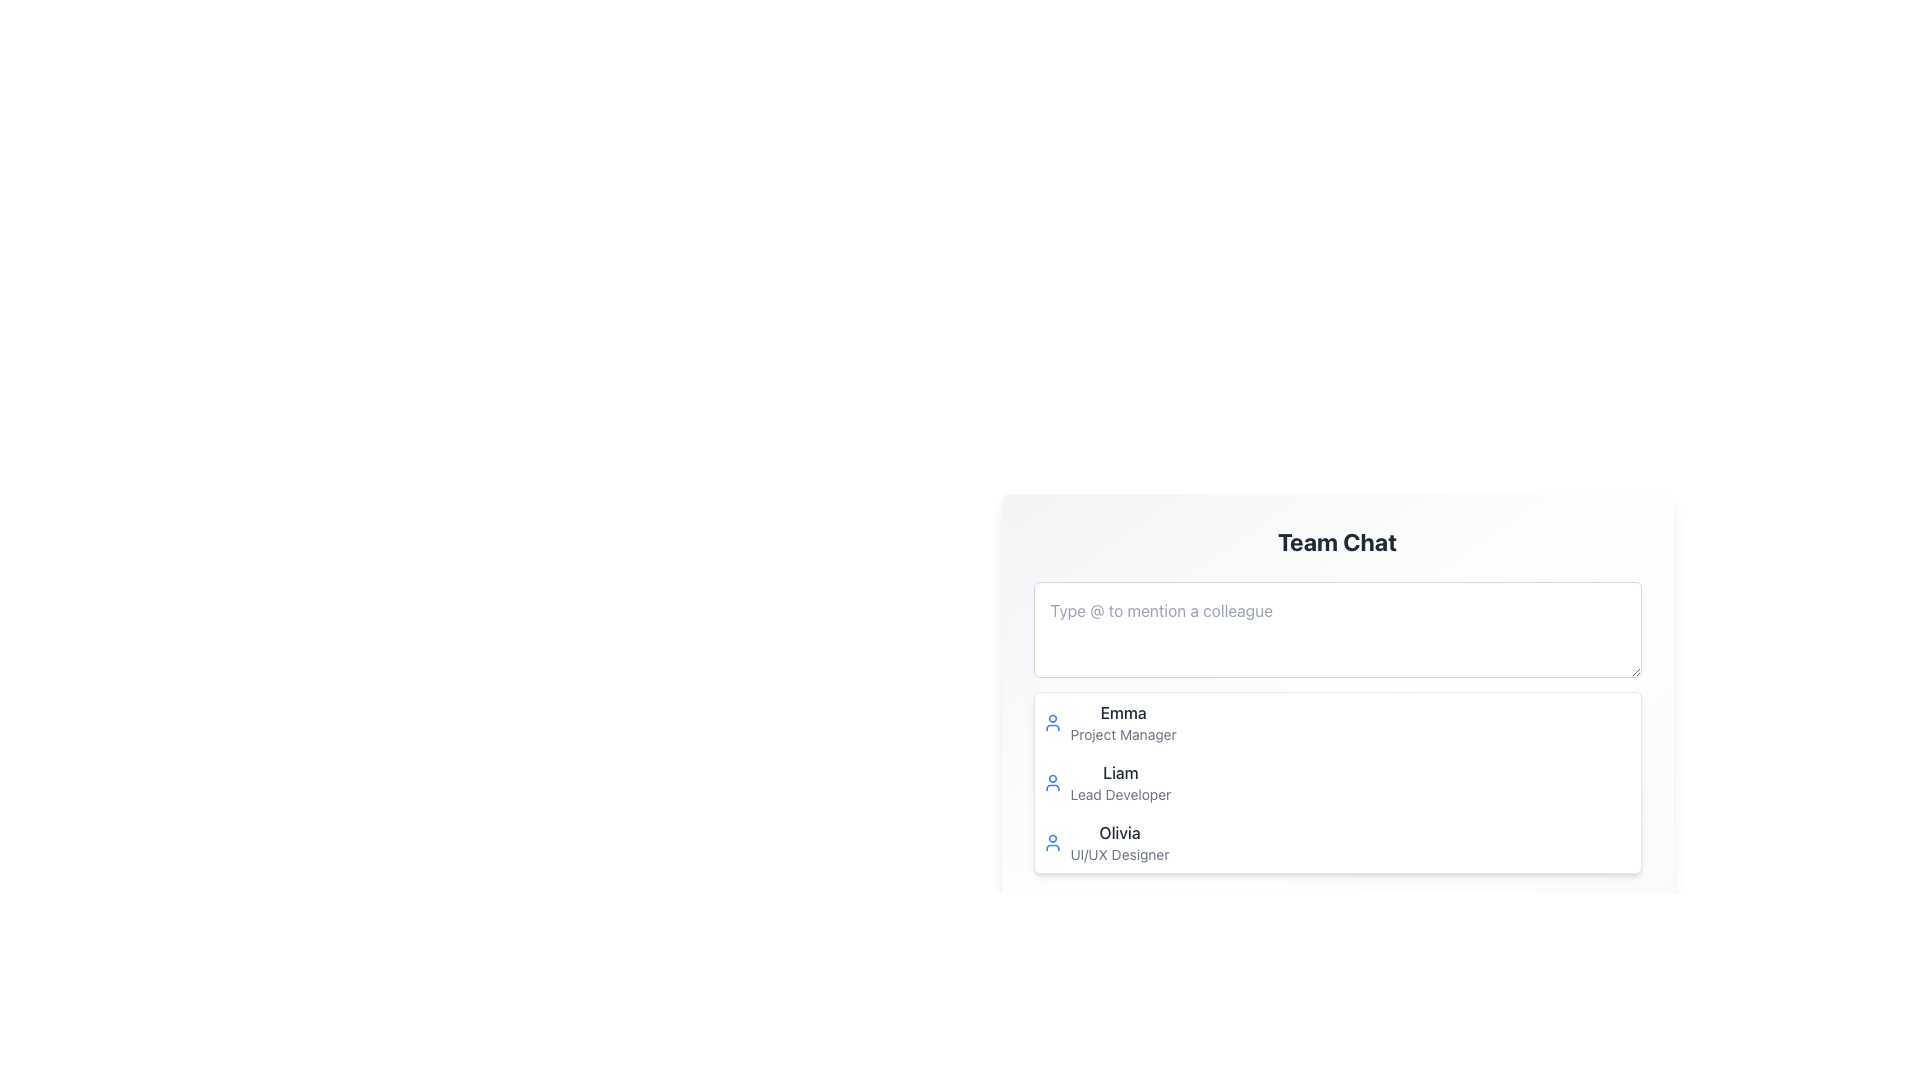  Describe the element at coordinates (1123, 735) in the screenshot. I see `the text label displaying 'Project Manager' located directly below 'Emma' in the 'Team Chat' section` at that location.